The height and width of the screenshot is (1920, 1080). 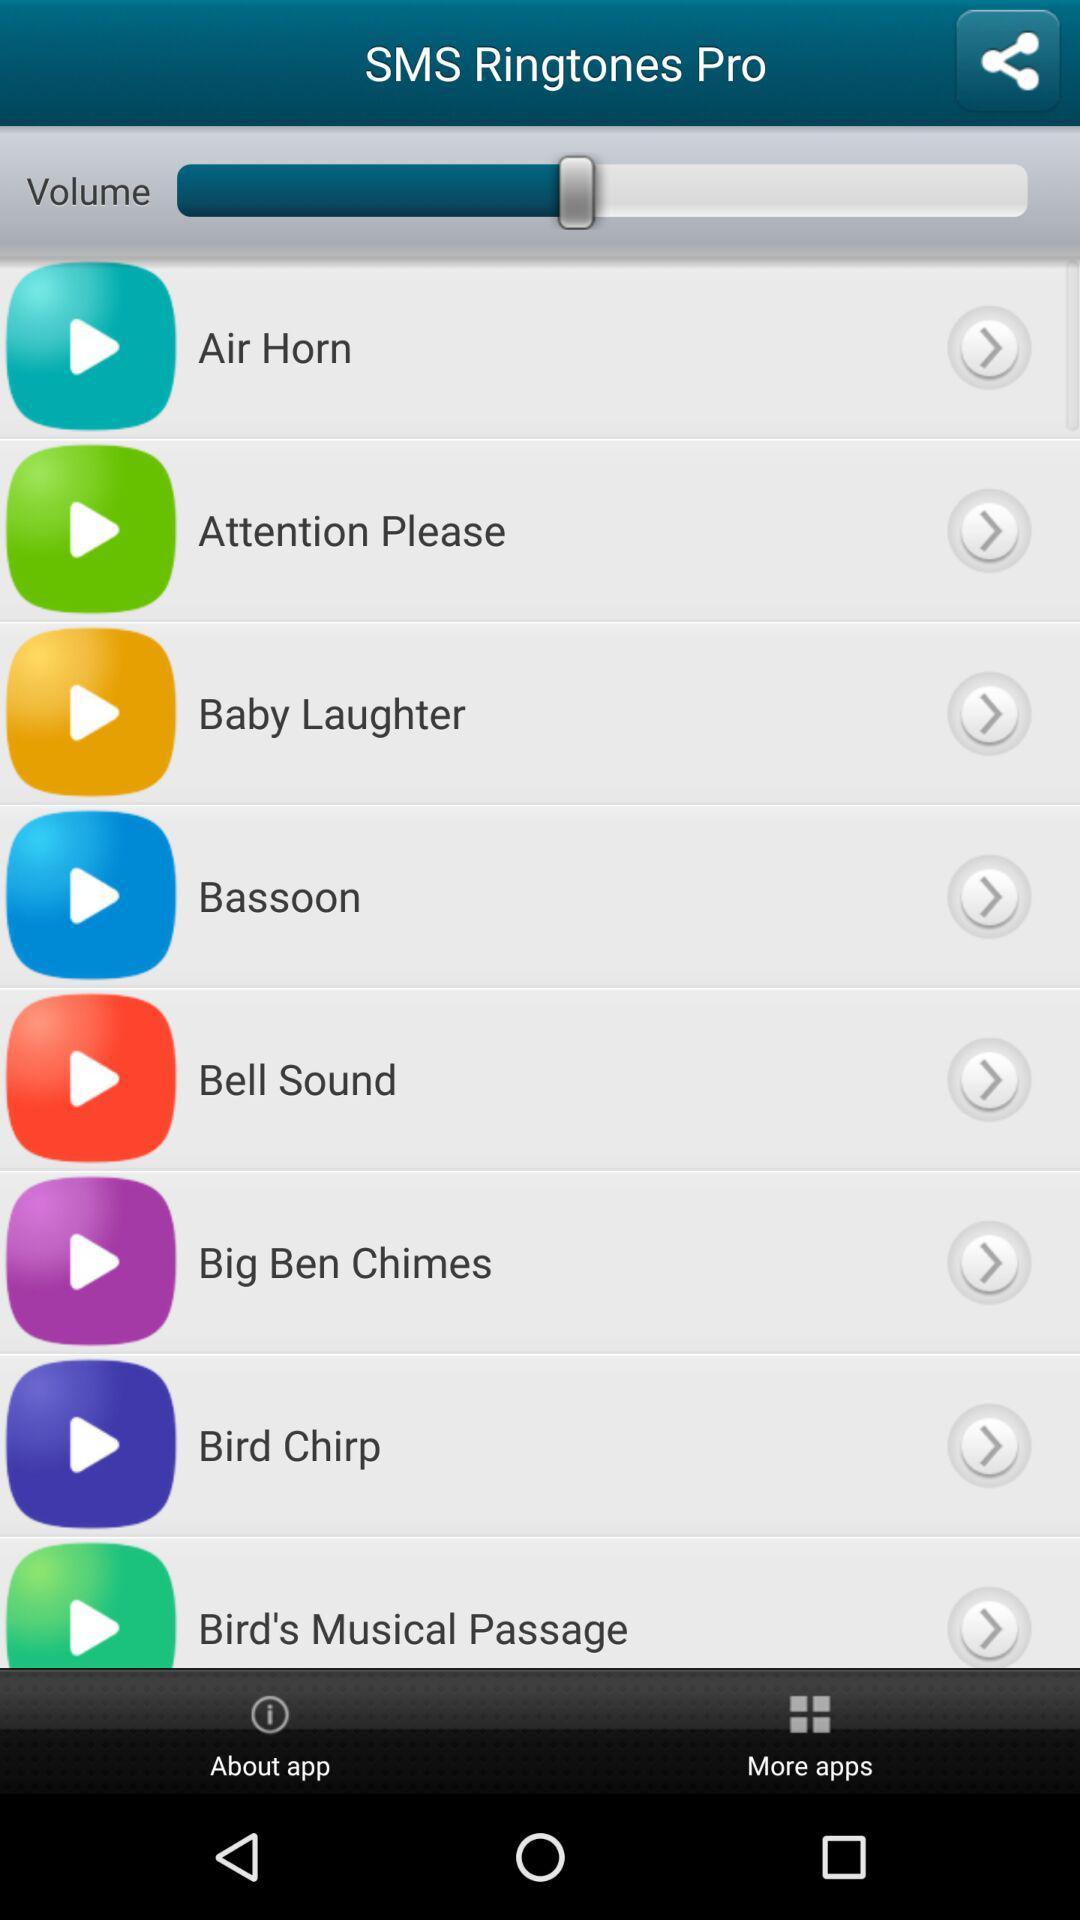 What do you see at coordinates (987, 346) in the screenshot?
I see `next button` at bounding box center [987, 346].